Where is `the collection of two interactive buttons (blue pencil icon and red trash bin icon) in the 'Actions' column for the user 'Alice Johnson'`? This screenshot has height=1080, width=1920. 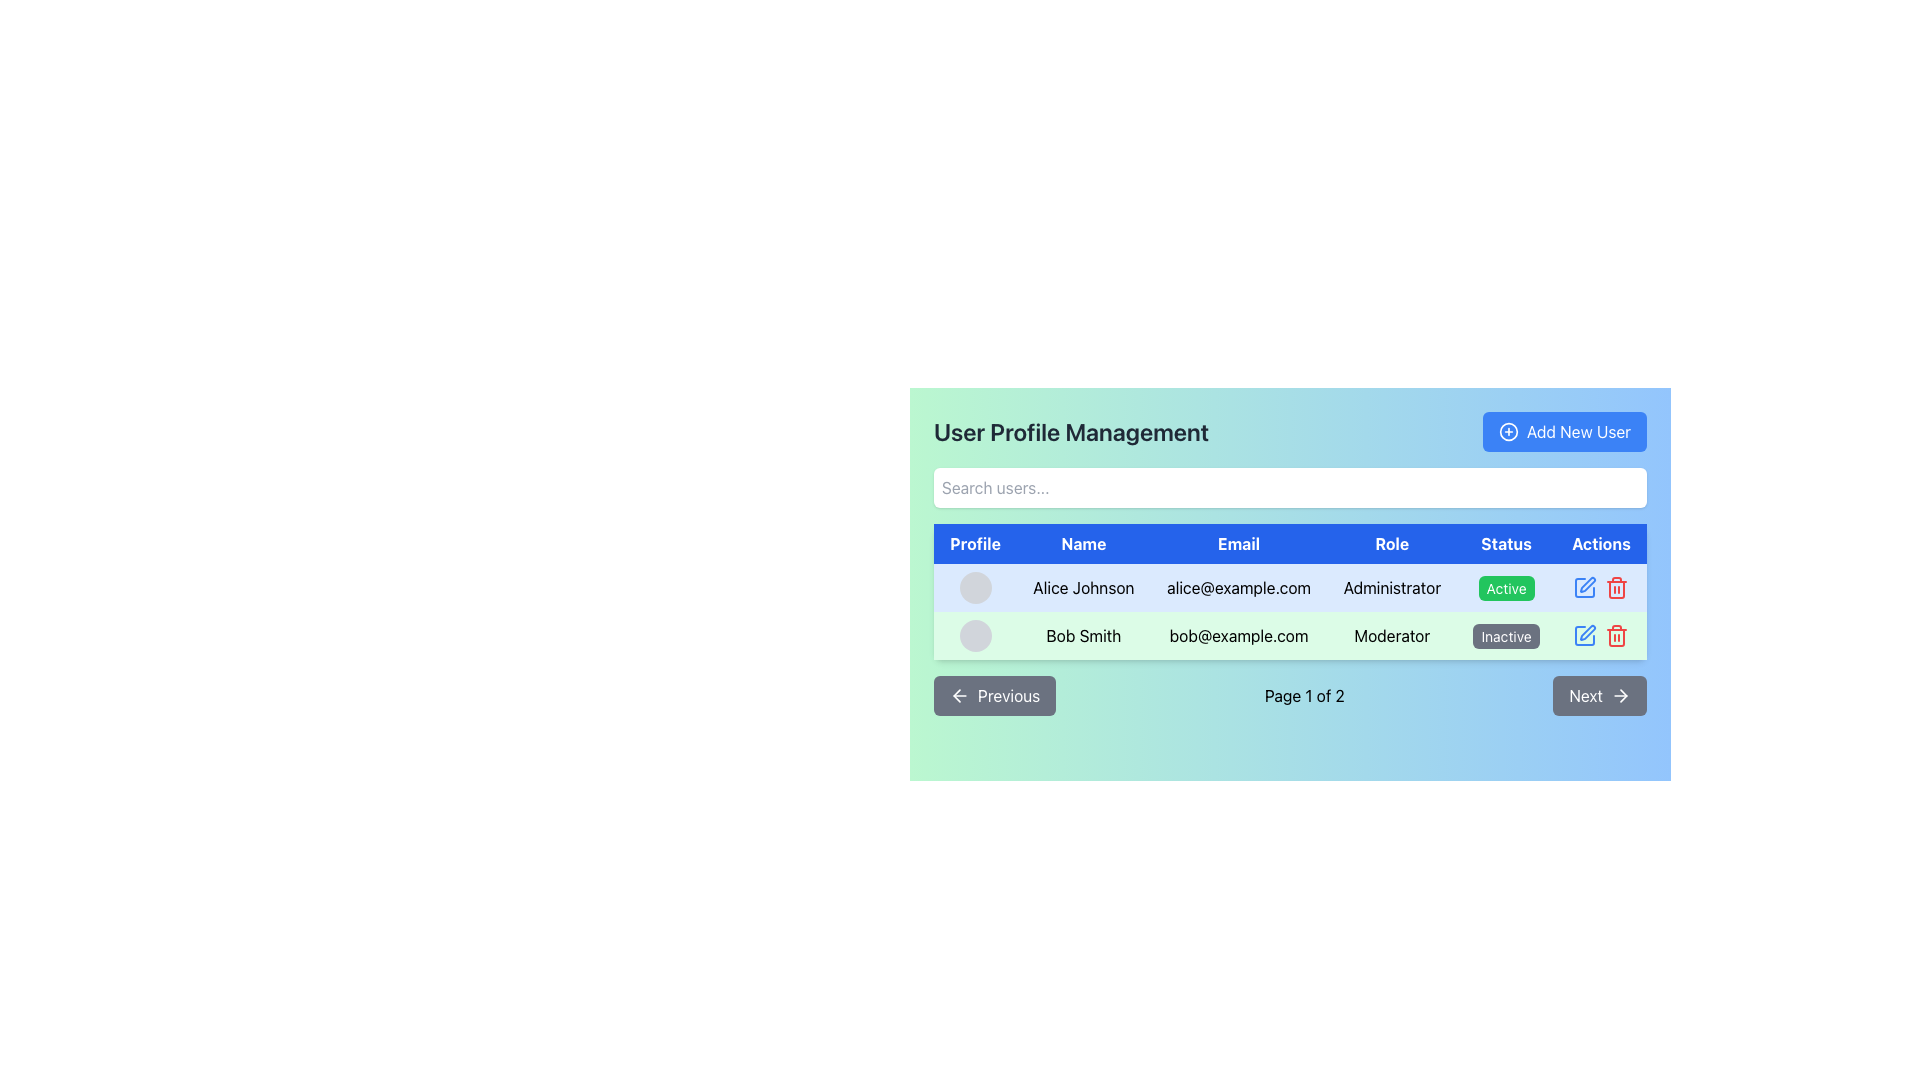 the collection of two interactive buttons (blue pencil icon and red trash bin icon) in the 'Actions' column for the user 'Alice Johnson' is located at coordinates (1601, 586).